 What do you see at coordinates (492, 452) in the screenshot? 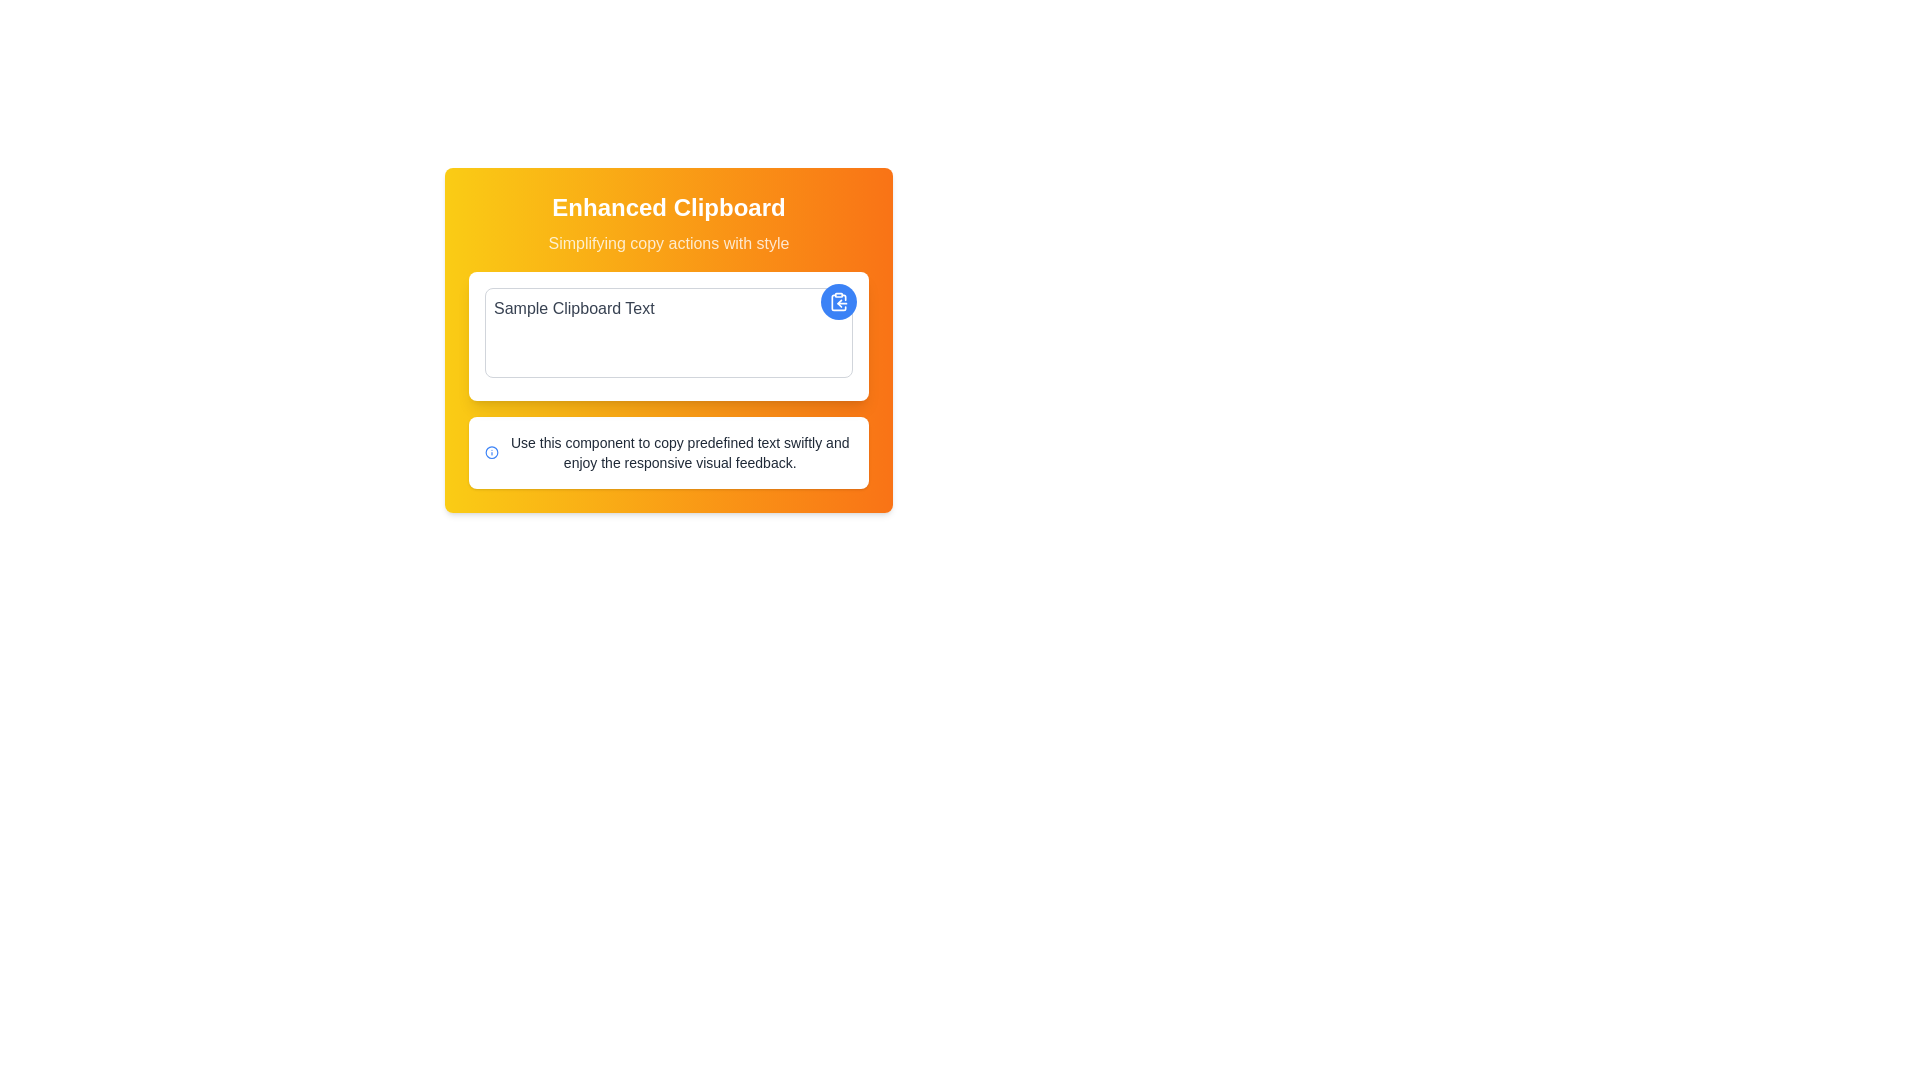
I see `the instructional icon located in the bottom-left corner of the card layout, which indicates that the accompanying text provides information or guidance` at bounding box center [492, 452].